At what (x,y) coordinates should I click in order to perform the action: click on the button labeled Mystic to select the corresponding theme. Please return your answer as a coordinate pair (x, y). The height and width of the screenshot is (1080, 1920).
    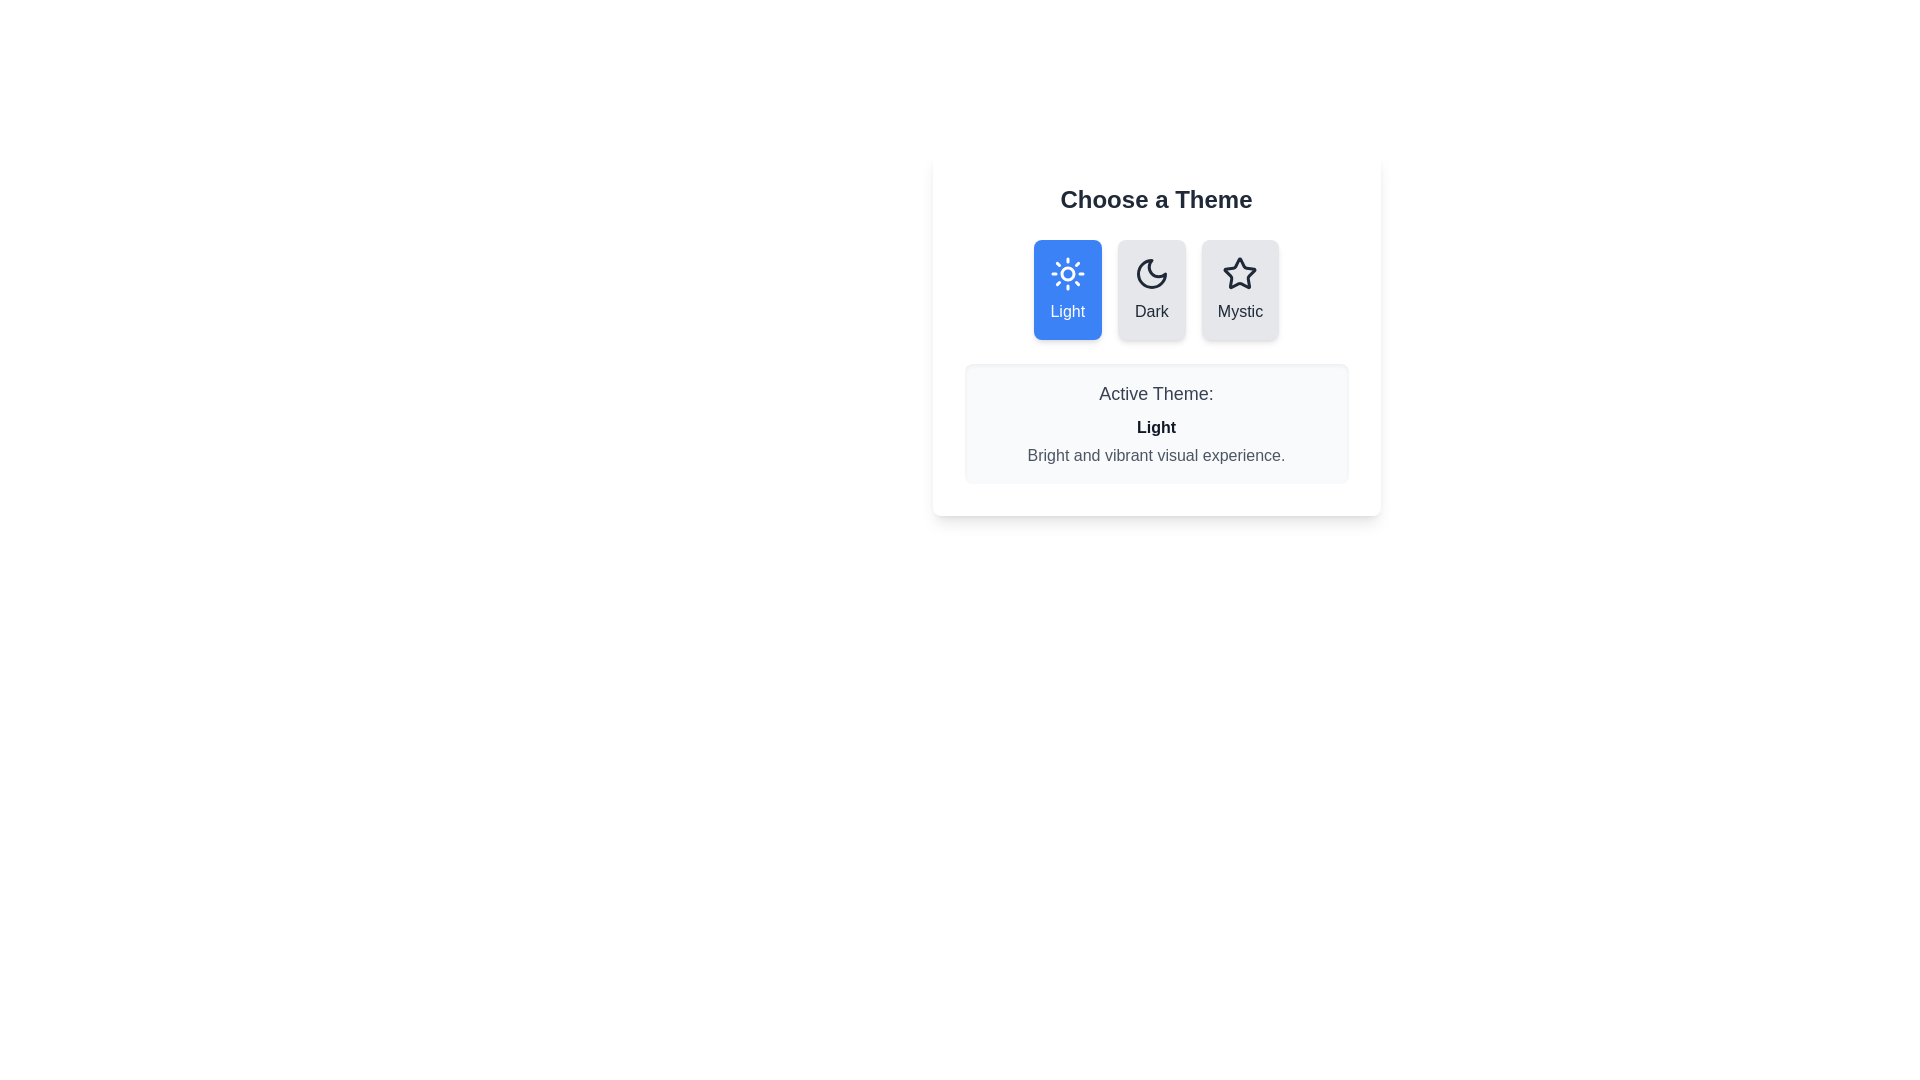
    Looking at the image, I should click on (1239, 289).